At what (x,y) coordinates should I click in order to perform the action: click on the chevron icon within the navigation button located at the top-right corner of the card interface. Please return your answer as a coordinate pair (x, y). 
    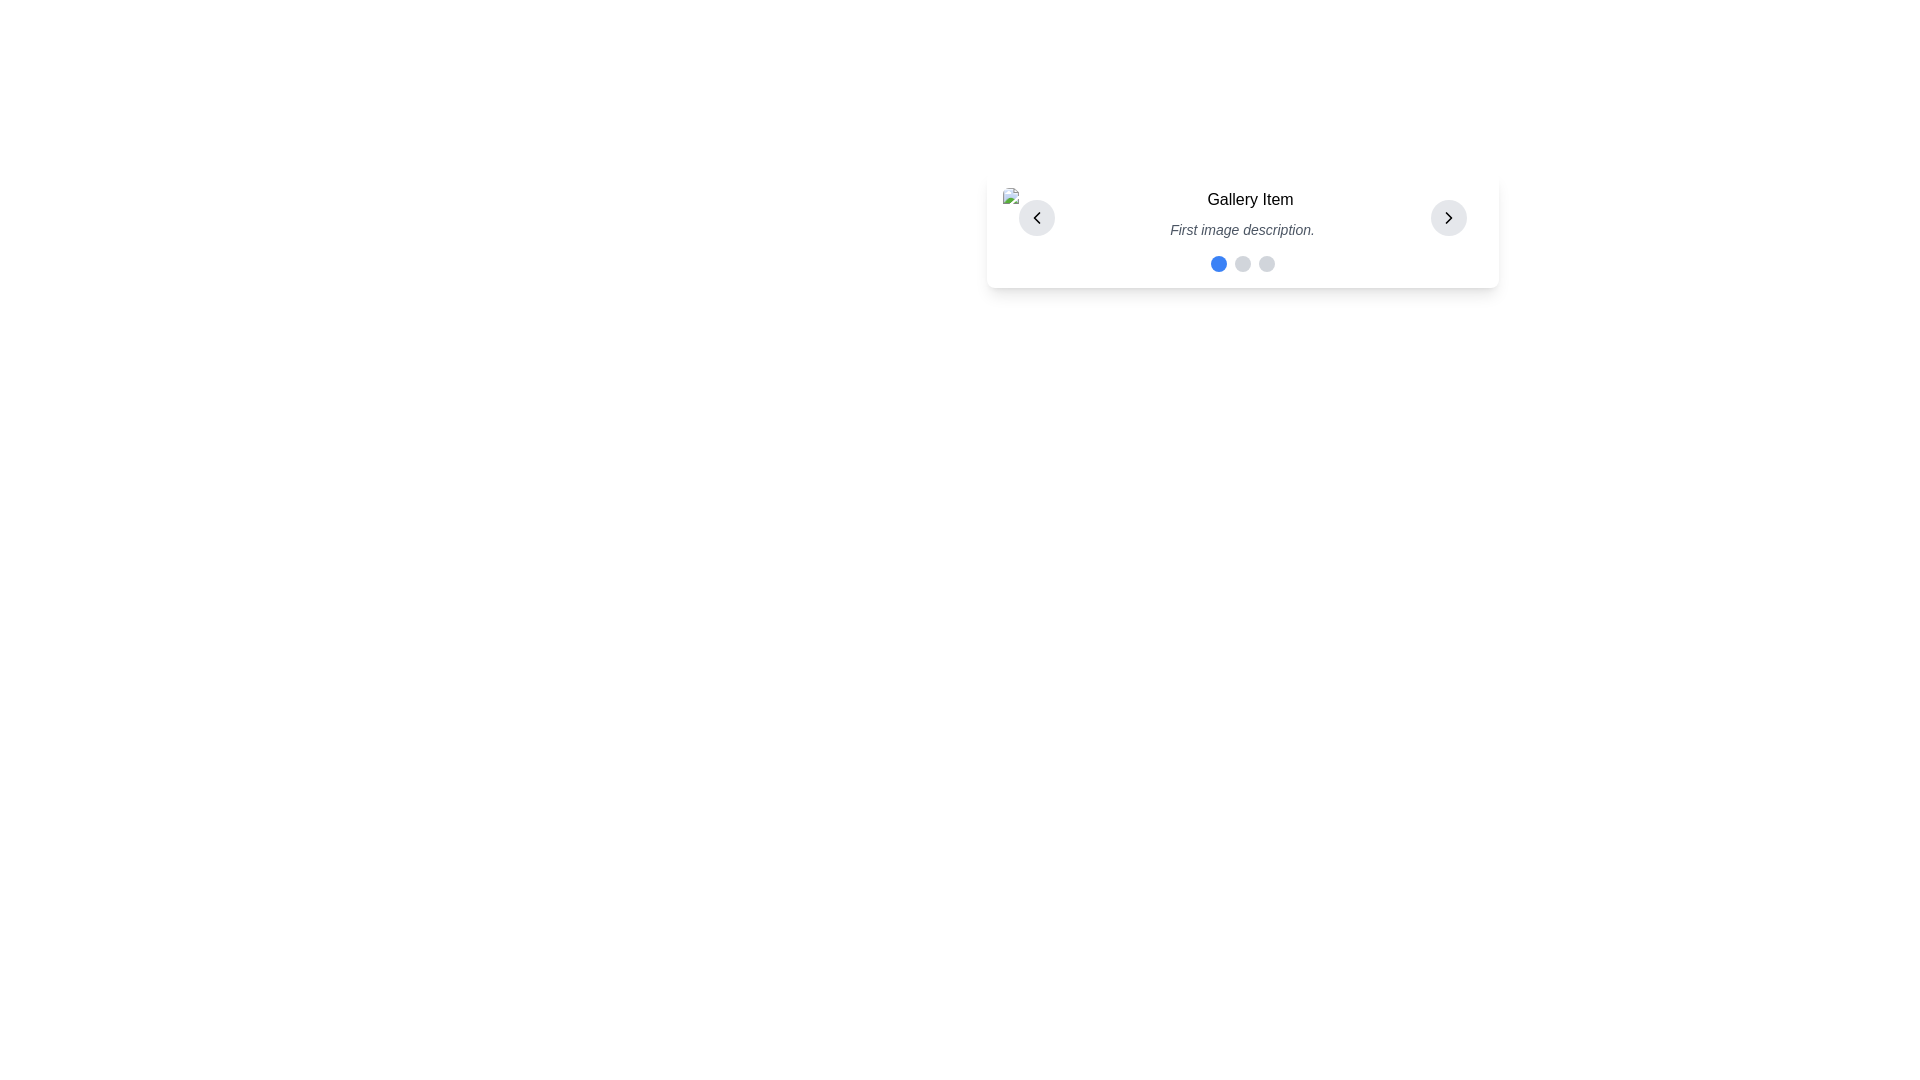
    Looking at the image, I should click on (1448, 218).